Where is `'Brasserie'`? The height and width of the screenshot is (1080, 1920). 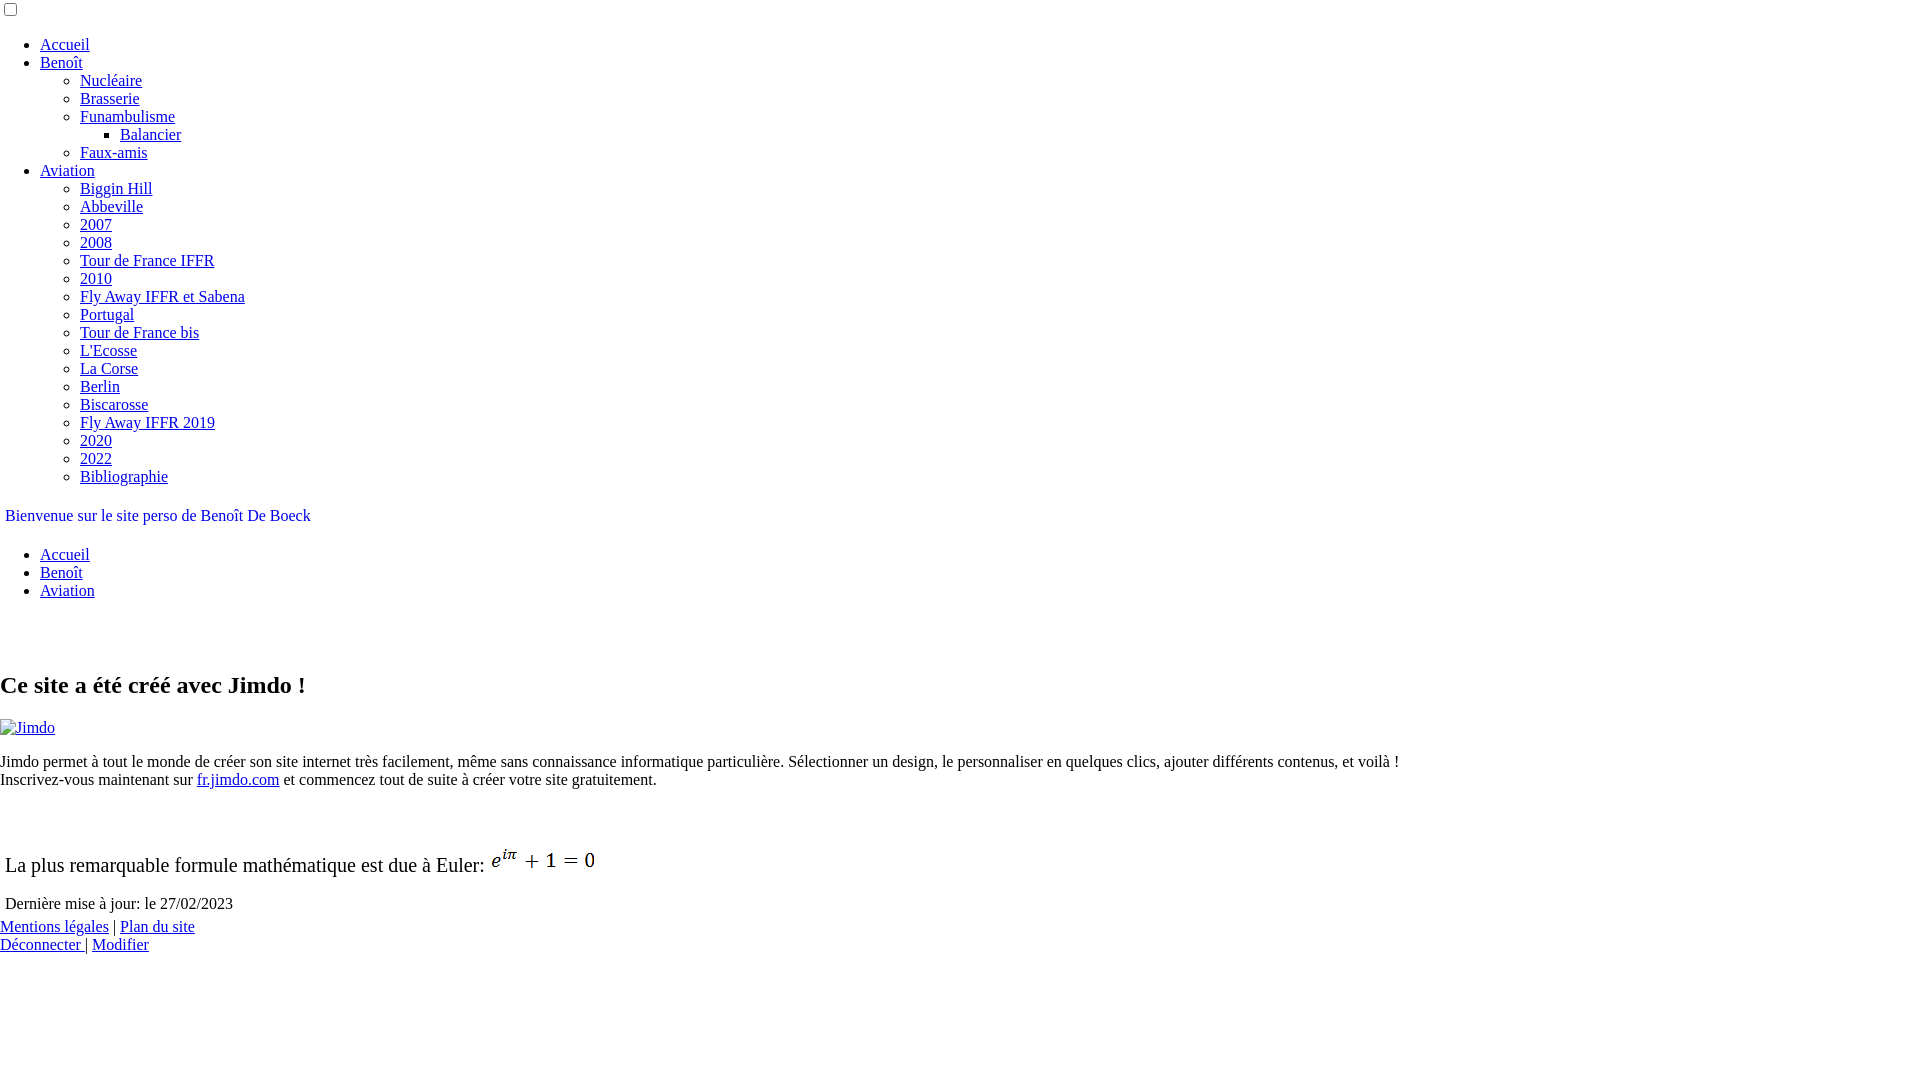 'Brasserie' is located at coordinates (109, 98).